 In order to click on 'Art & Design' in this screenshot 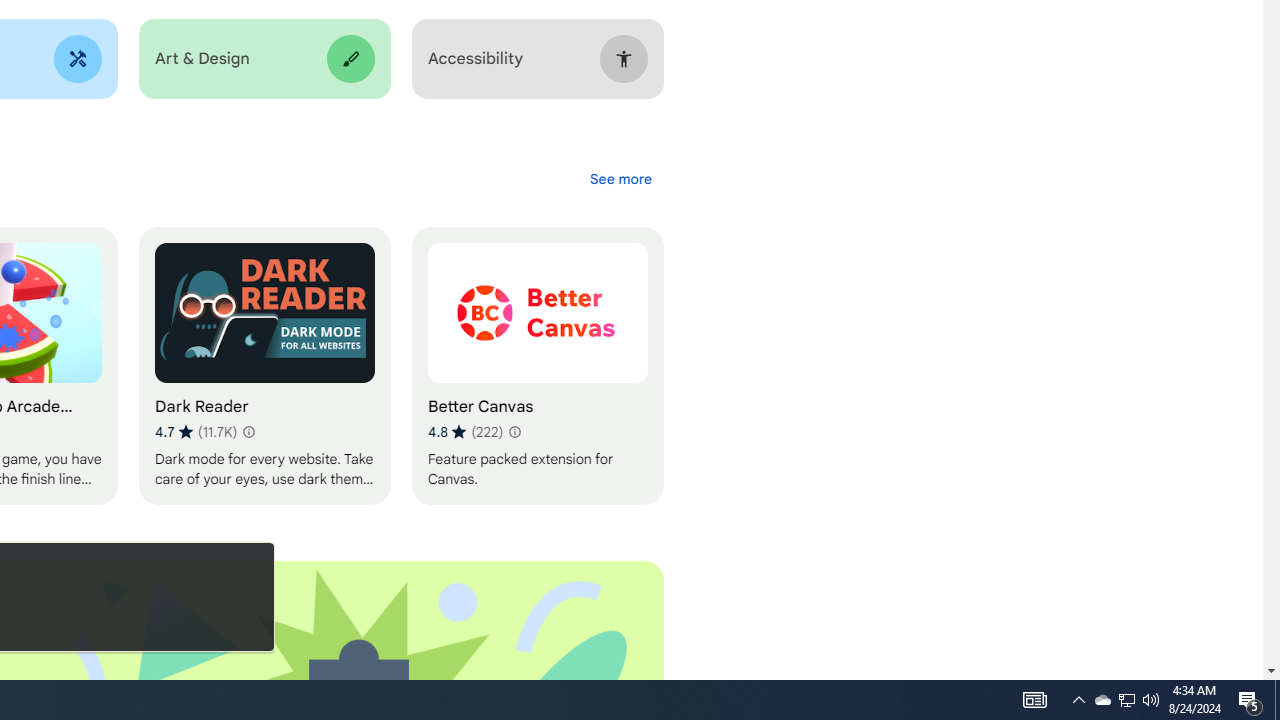, I will do `click(263, 58)`.